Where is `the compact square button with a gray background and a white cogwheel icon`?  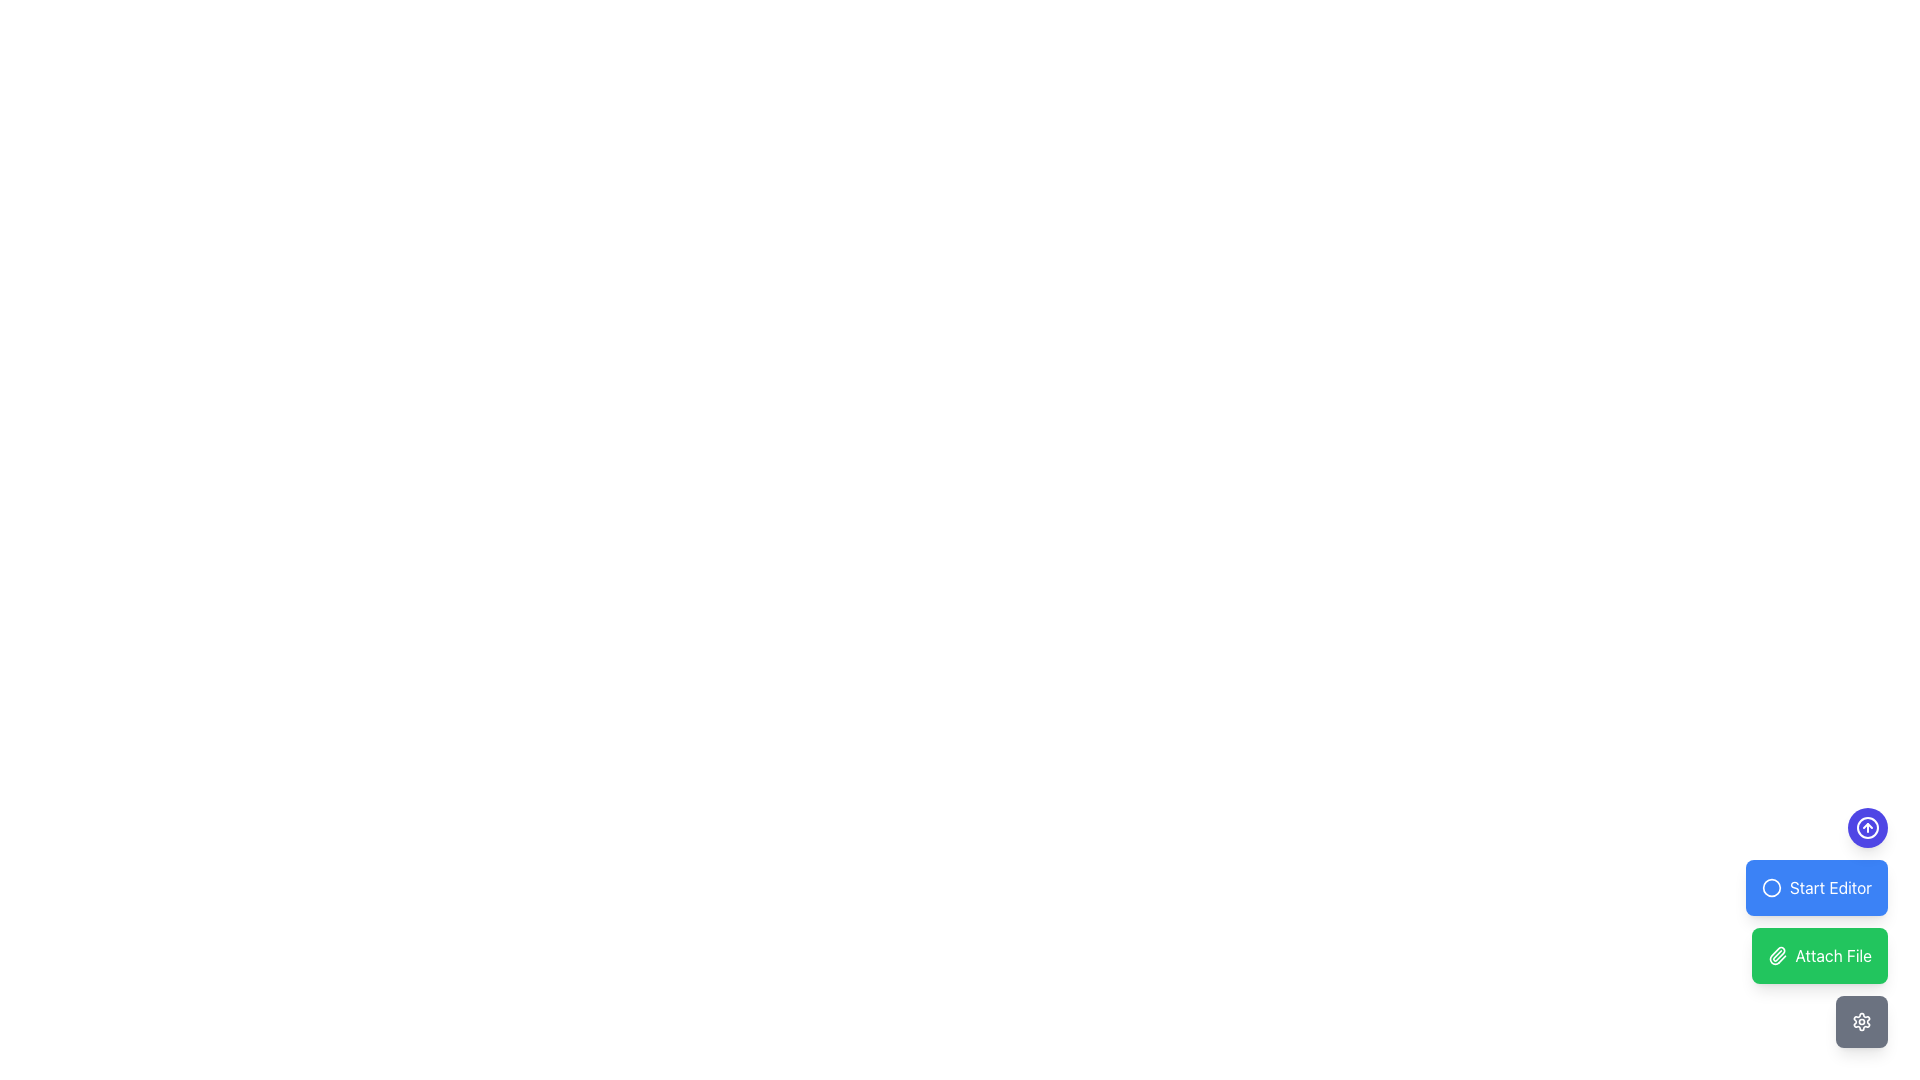
the compact square button with a gray background and a white cogwheel icon is located at coordinates (1861, 1022).